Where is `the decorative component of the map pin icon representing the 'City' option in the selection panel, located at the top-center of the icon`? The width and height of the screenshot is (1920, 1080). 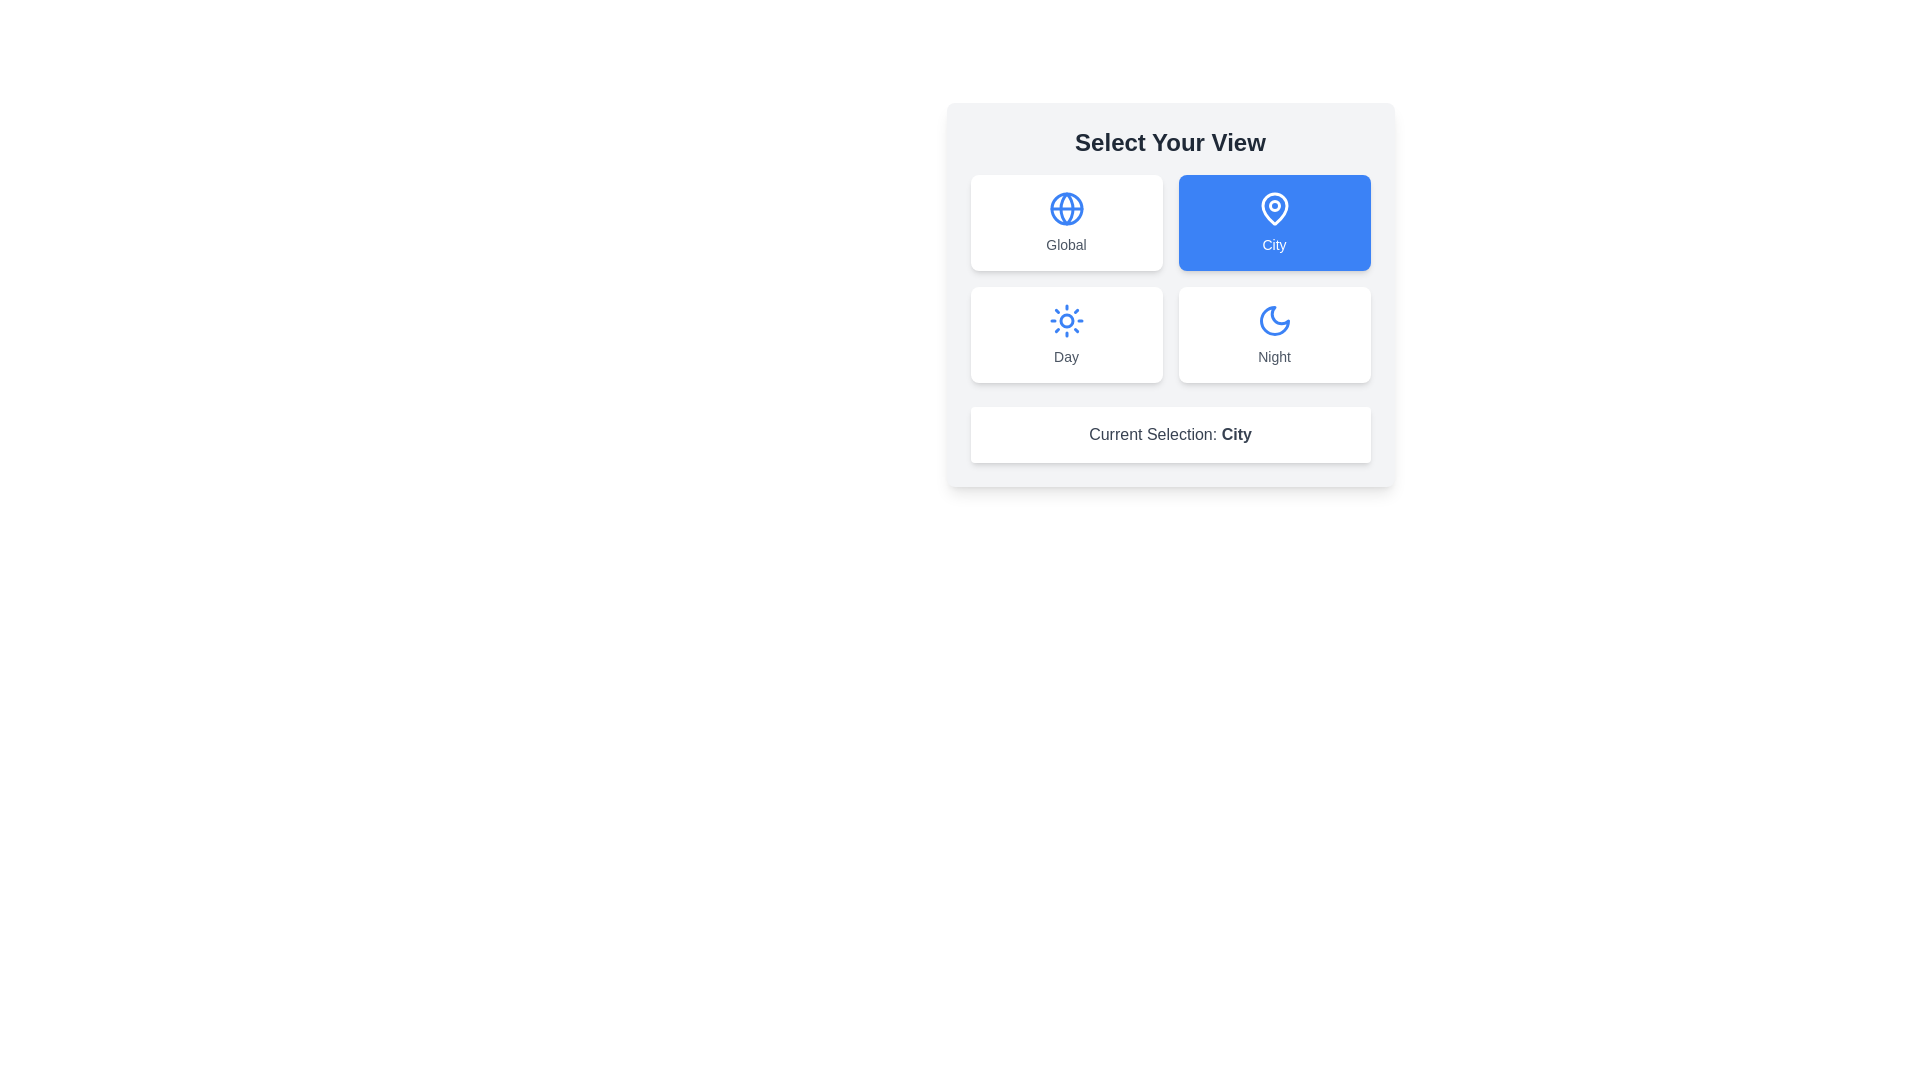 the decorative component of the map pin icon representing the 'City' option in the selection panel, located at the top-center of the icon is located at coordinates (1273, 208).